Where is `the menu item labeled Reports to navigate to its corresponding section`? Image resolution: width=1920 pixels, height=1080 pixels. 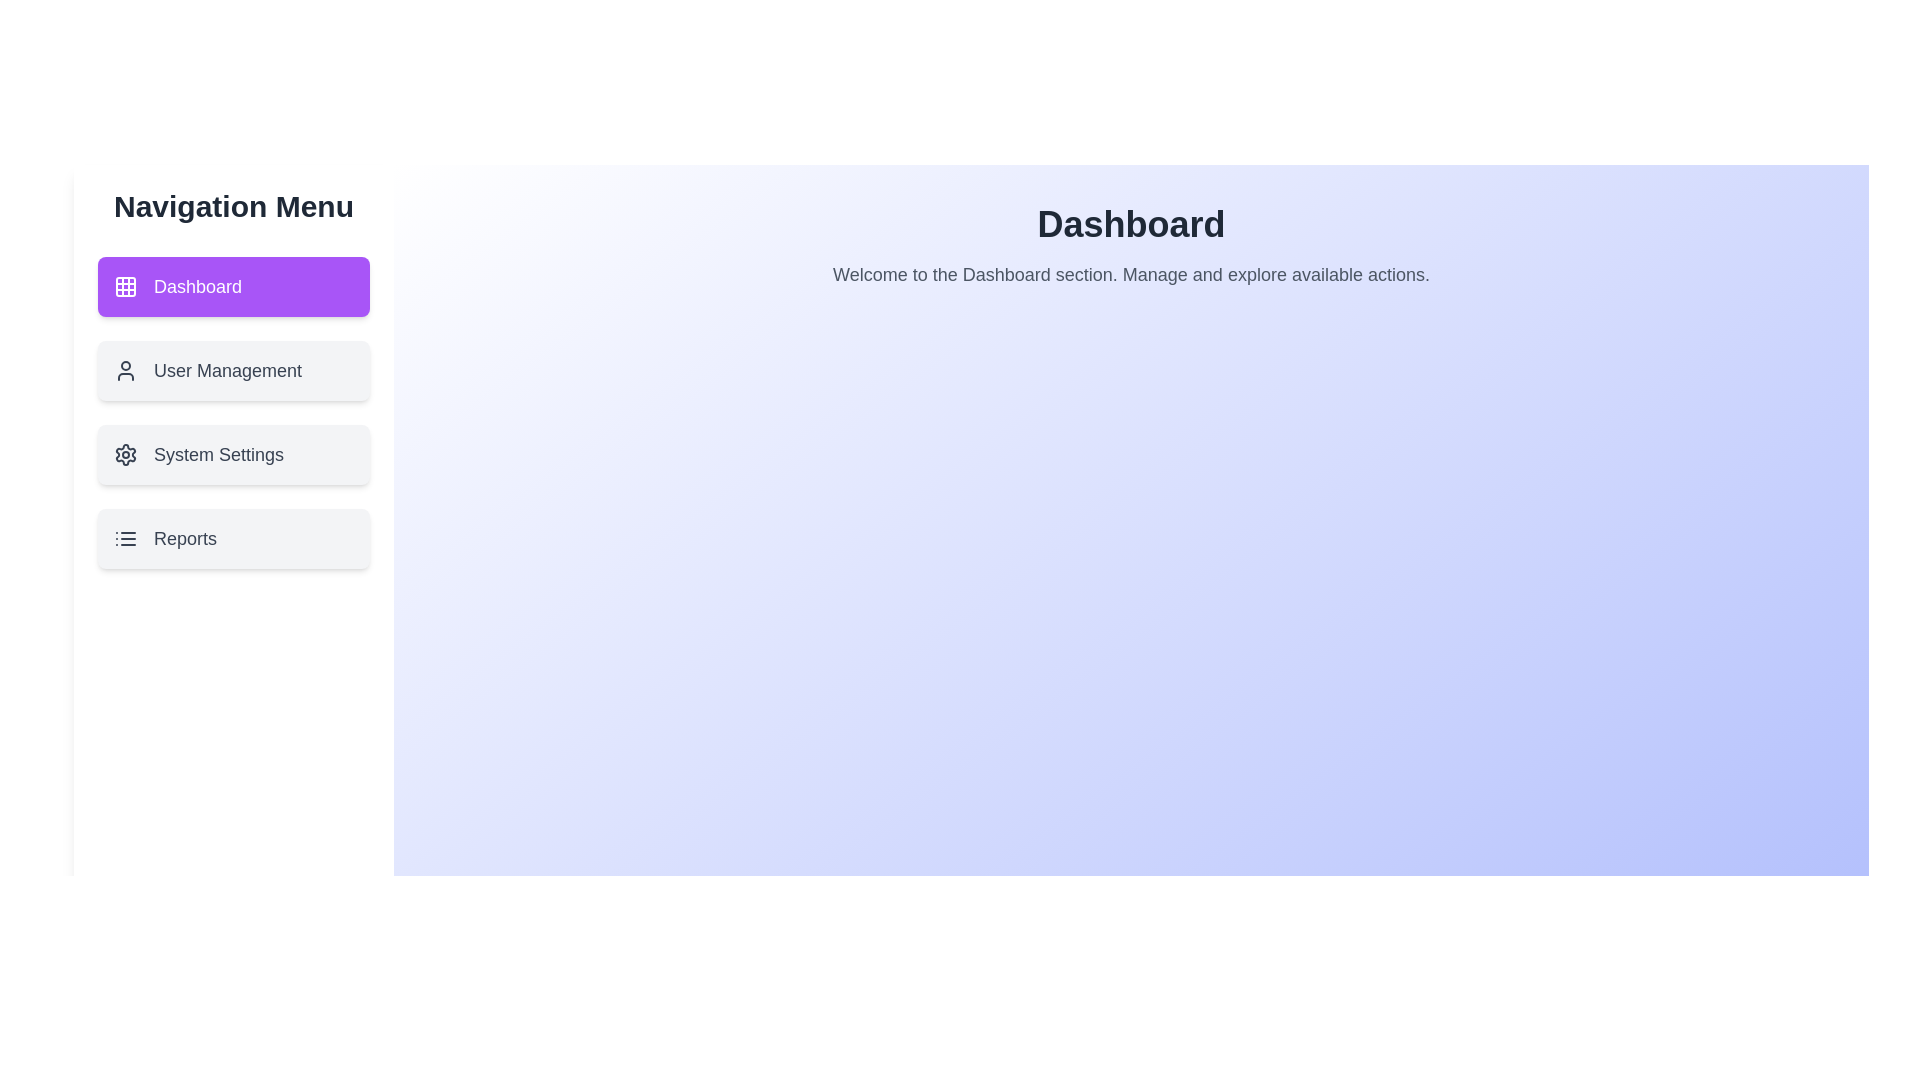 the menu item labeled Reports to navigate to its corresponding section is located at coordinates (234, 538).